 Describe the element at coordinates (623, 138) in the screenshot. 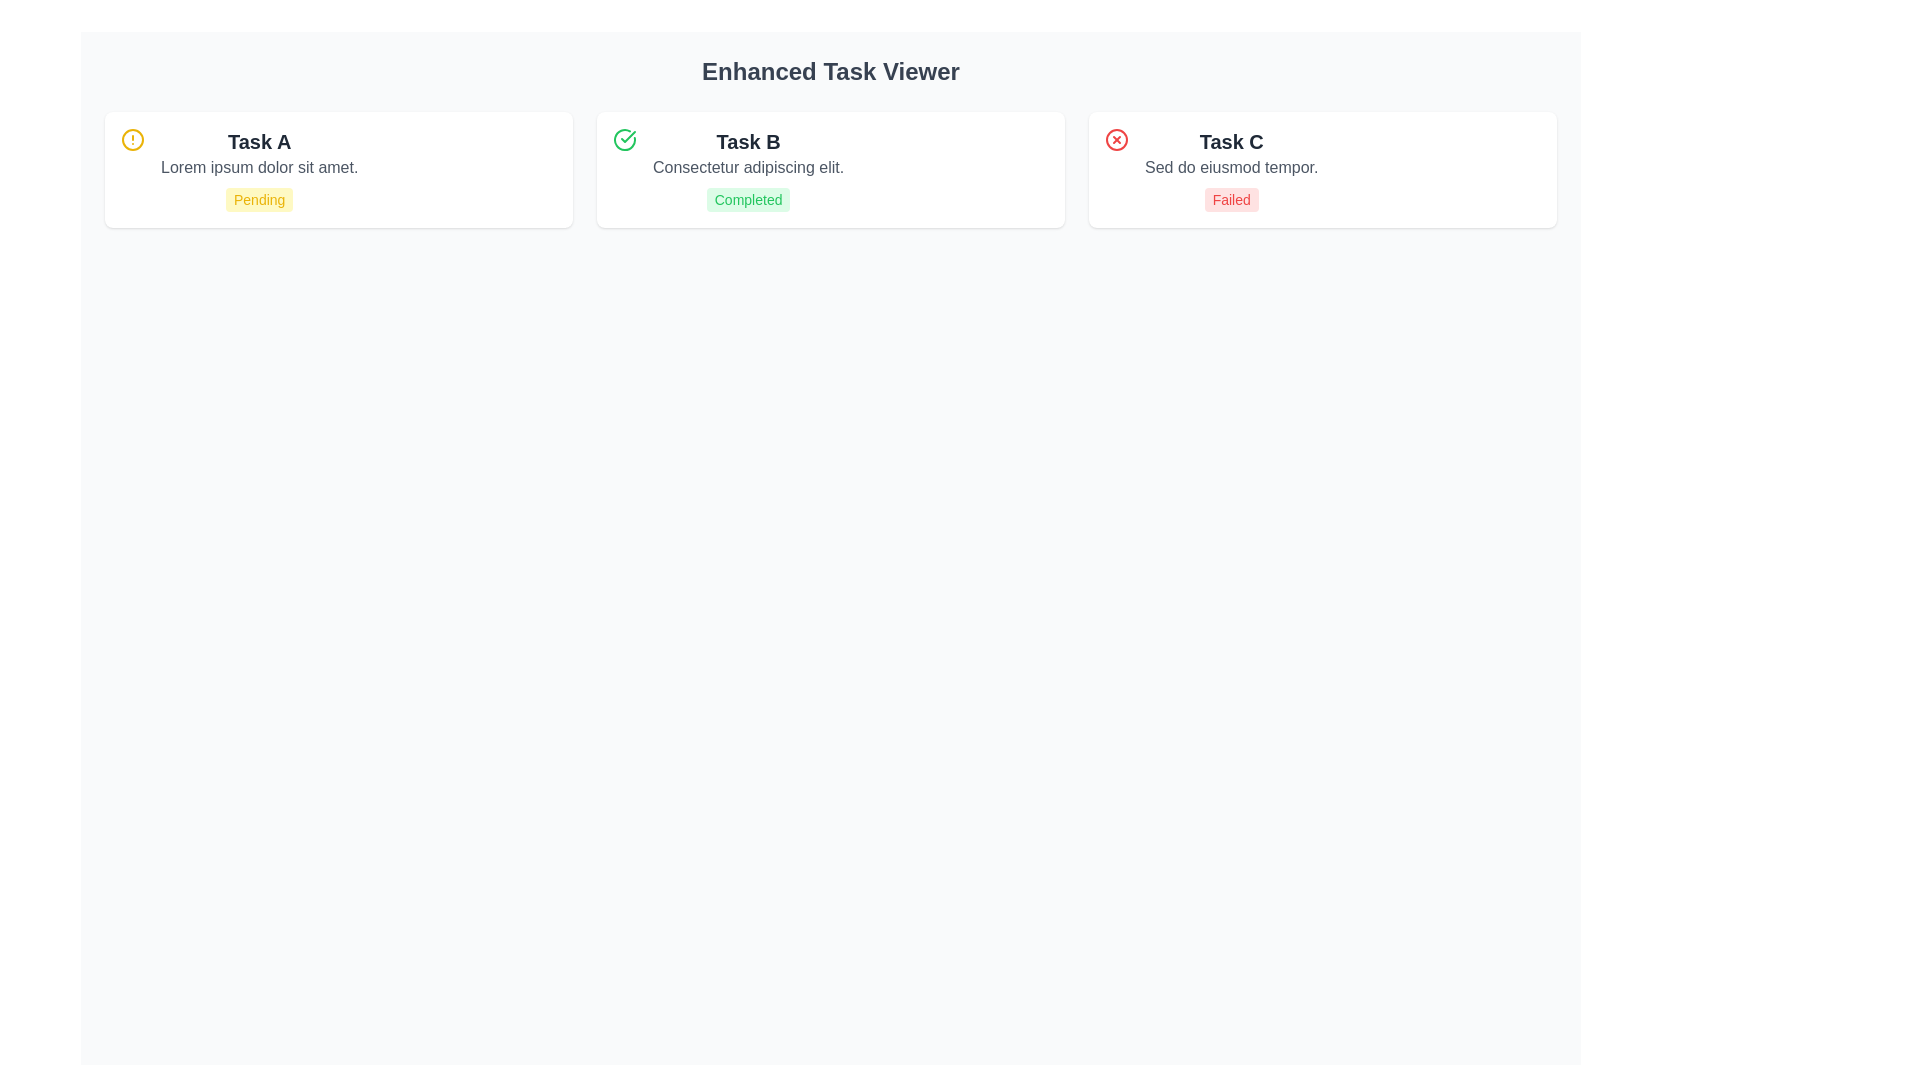

I see `the circular border of the status indicator within the green checkmark icon, which signifies a completed task, located to the left of the text 'Task B'` at that location.